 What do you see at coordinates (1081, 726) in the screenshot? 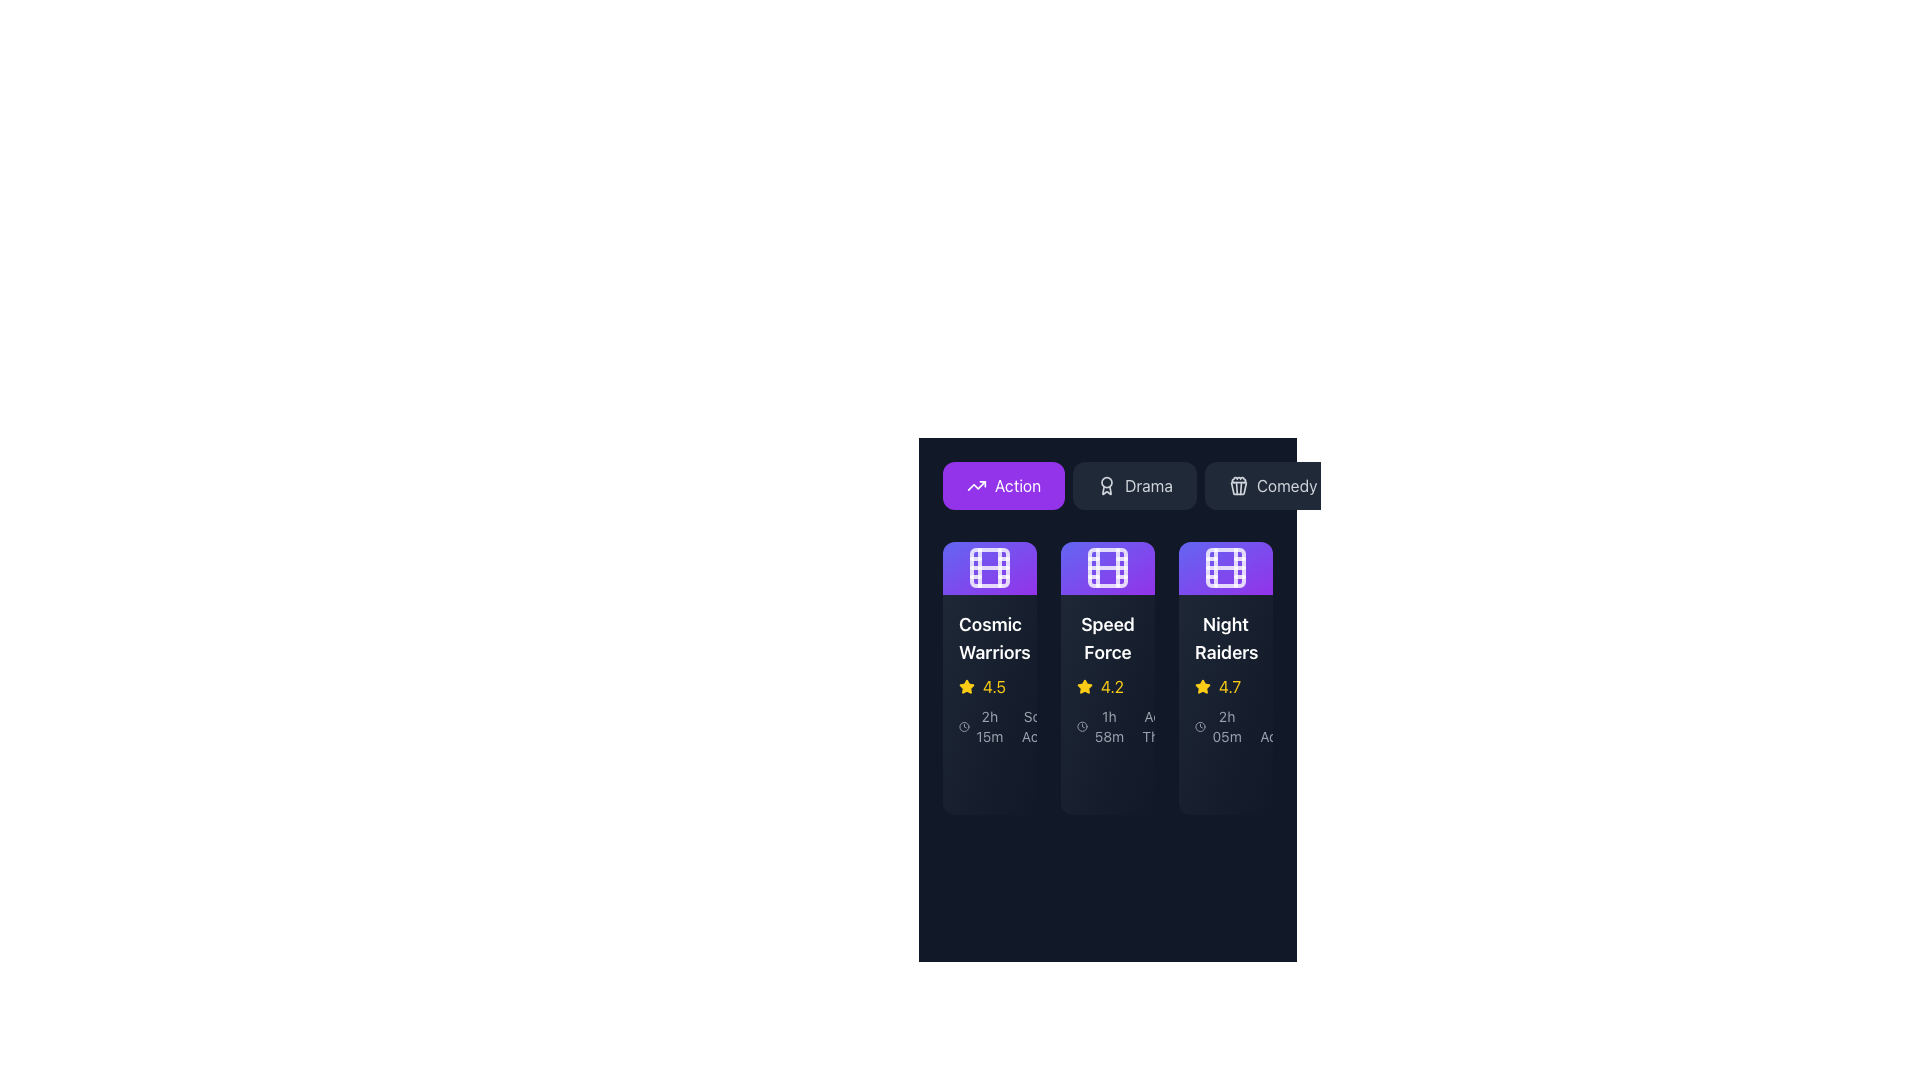
I see `the small circular clock icon located next to the duration text '1h 58m' in the second movie information card` at bounding box center [1081, 726].